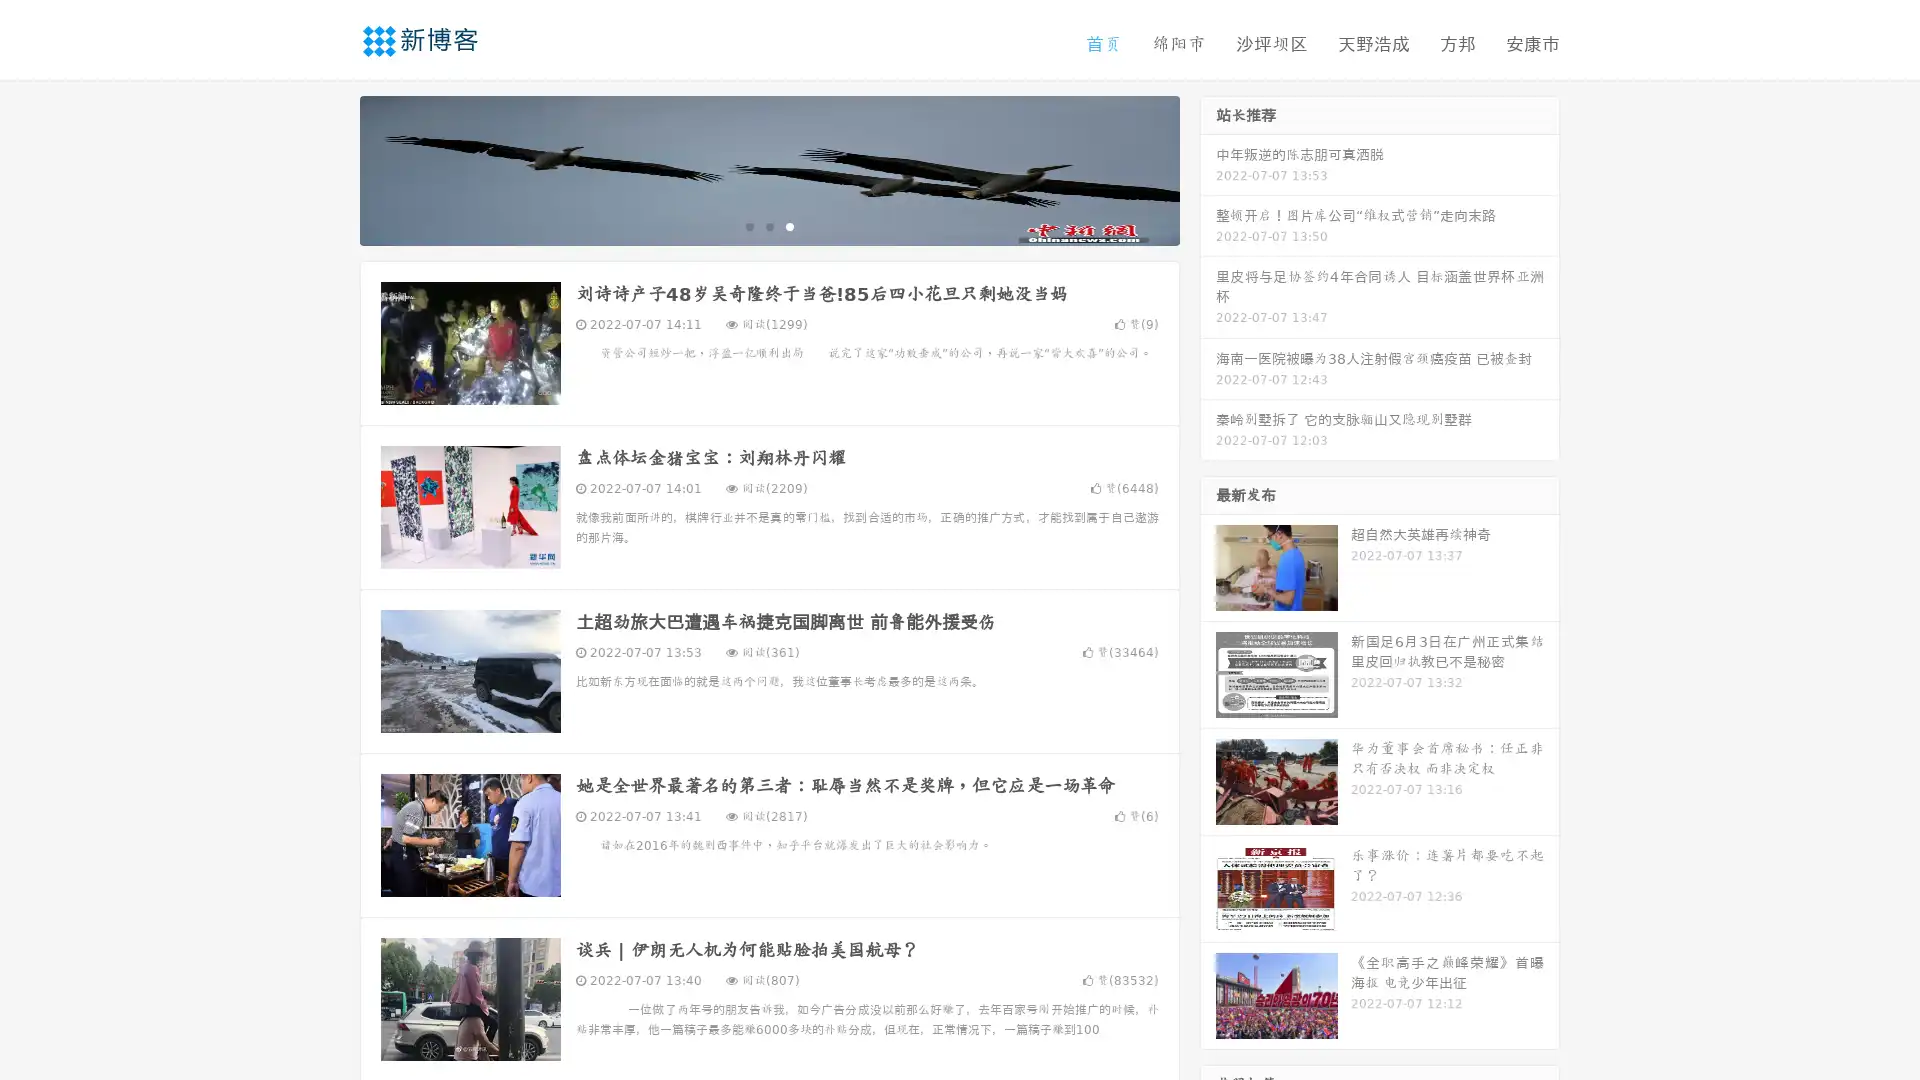 The image size is (1920, 1080). What do you see at coordinates (768, 225) in the screenshot?
I see `Go to slide 2` at bounding box center [768, 225].